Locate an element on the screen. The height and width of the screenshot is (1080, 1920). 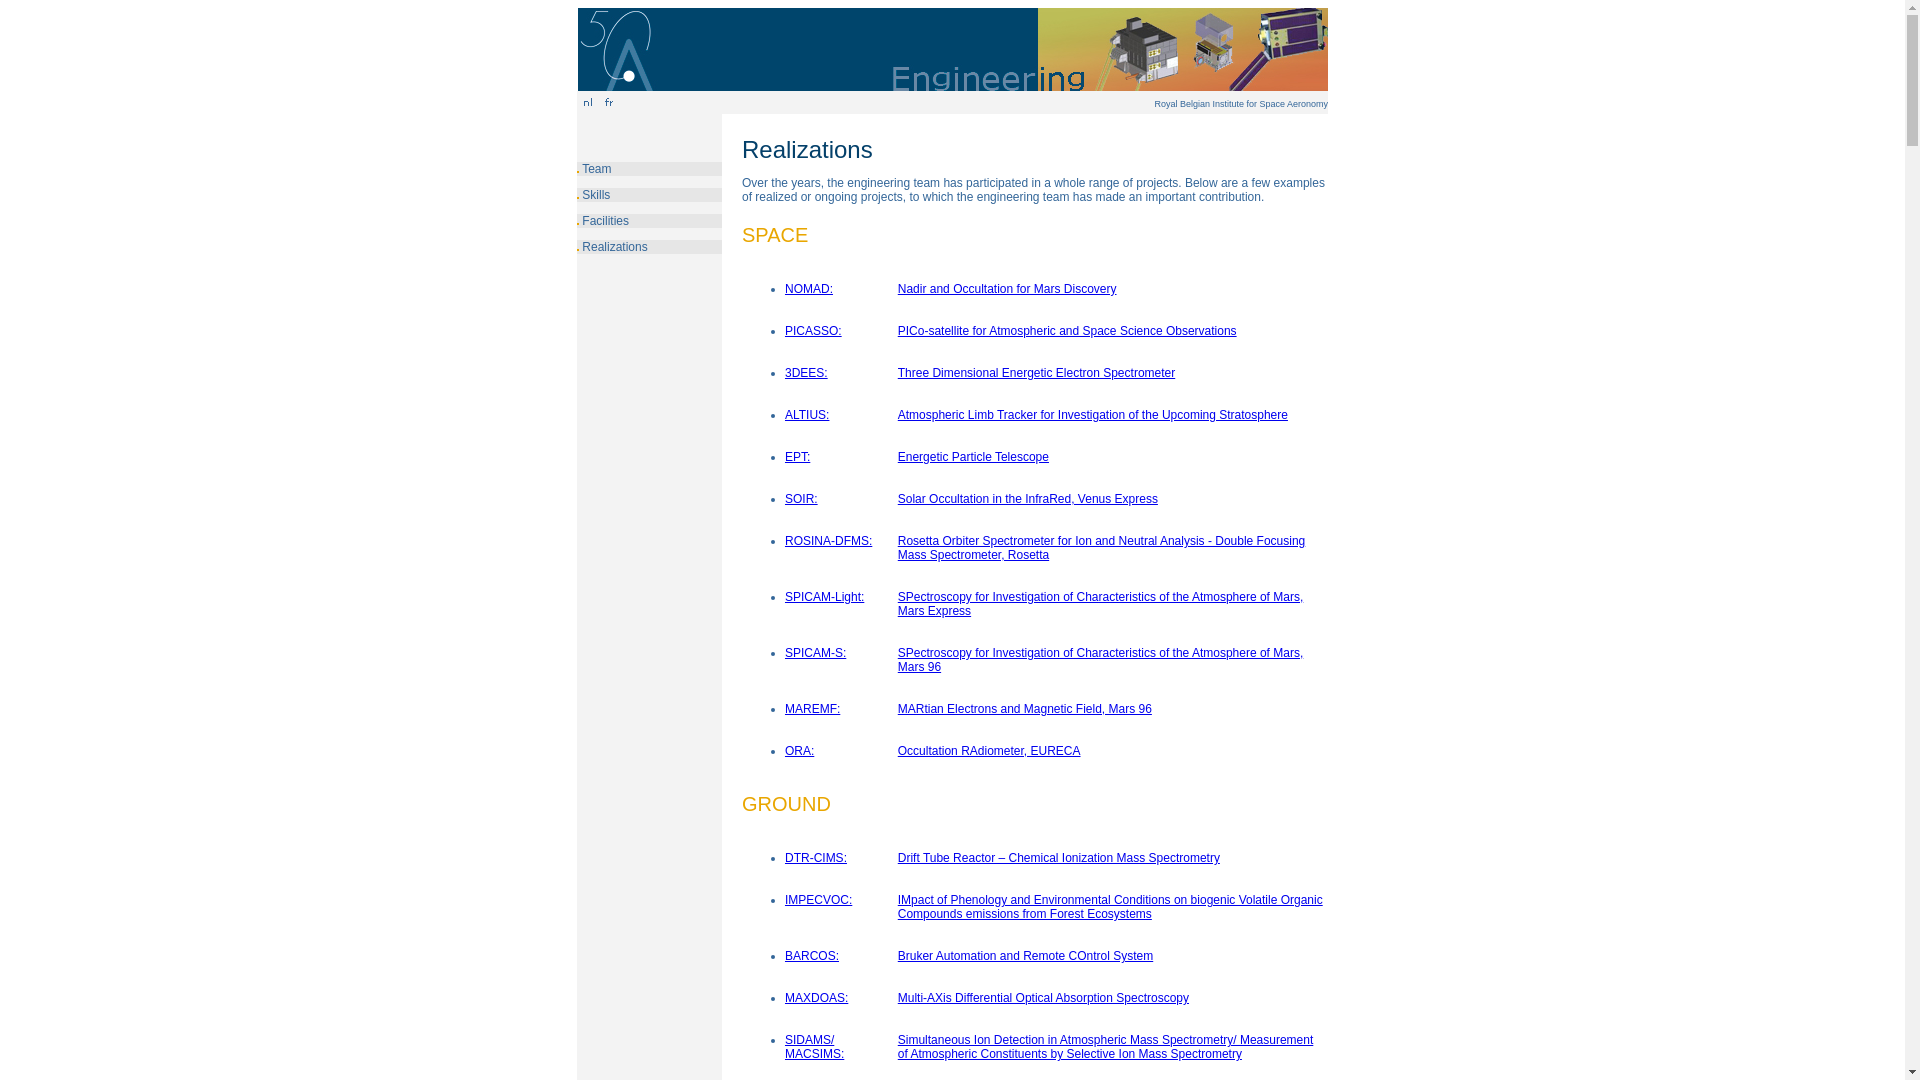
'Multi-AXis Differential Optical Absorption Spectroscopy' is located at coordinates (1042, 998).